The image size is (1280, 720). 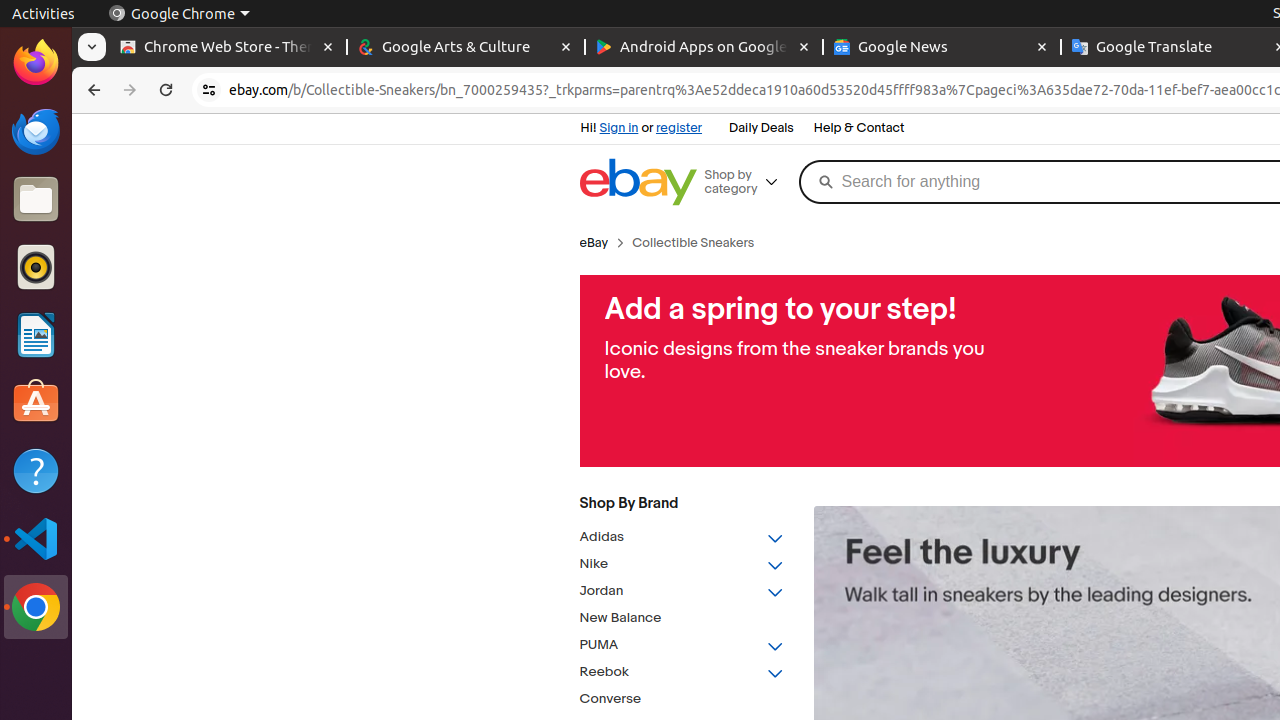 What do you see at coordinates (940, 46) in the screenshot?
I see `'Google News - Memory usage - 49.7 MB'` at bounding box center [940, 46].